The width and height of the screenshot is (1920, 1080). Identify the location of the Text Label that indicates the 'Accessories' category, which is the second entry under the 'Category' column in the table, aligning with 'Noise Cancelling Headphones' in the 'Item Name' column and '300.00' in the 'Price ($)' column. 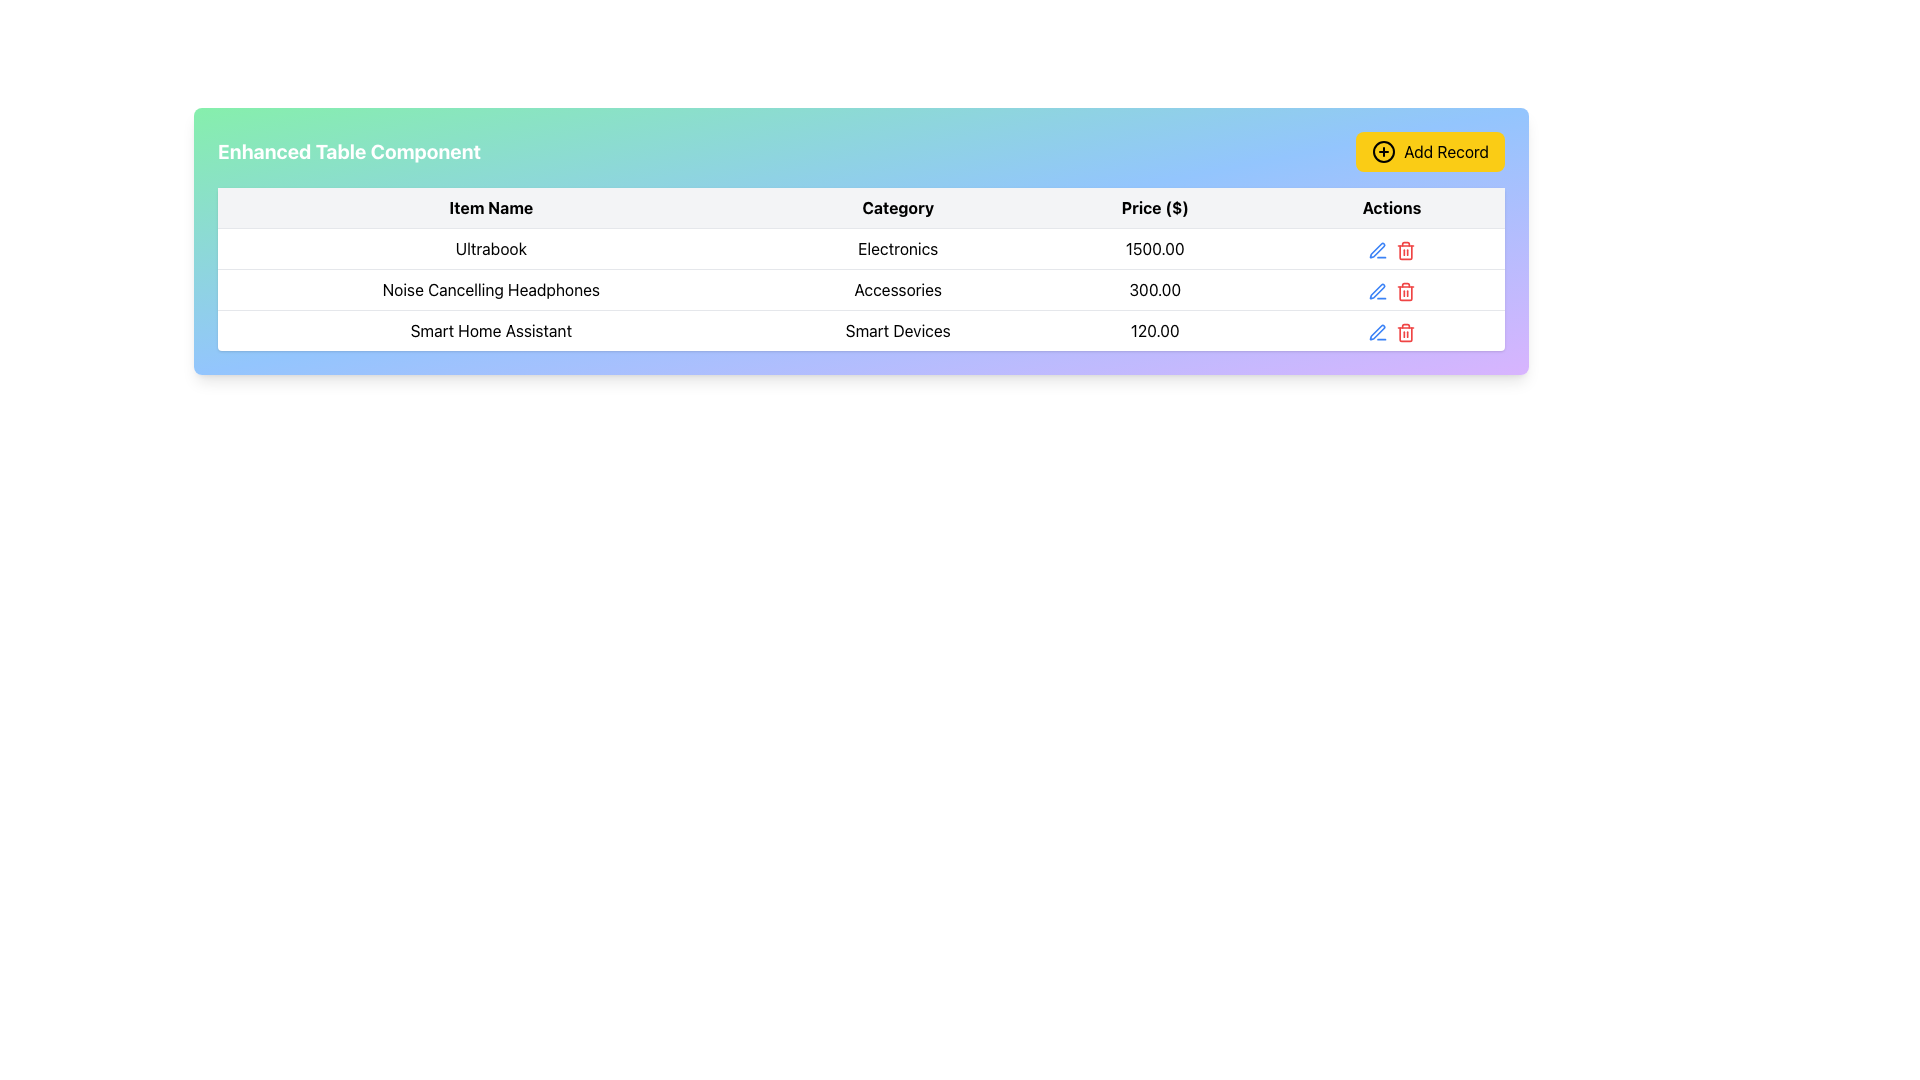
(897, 289).